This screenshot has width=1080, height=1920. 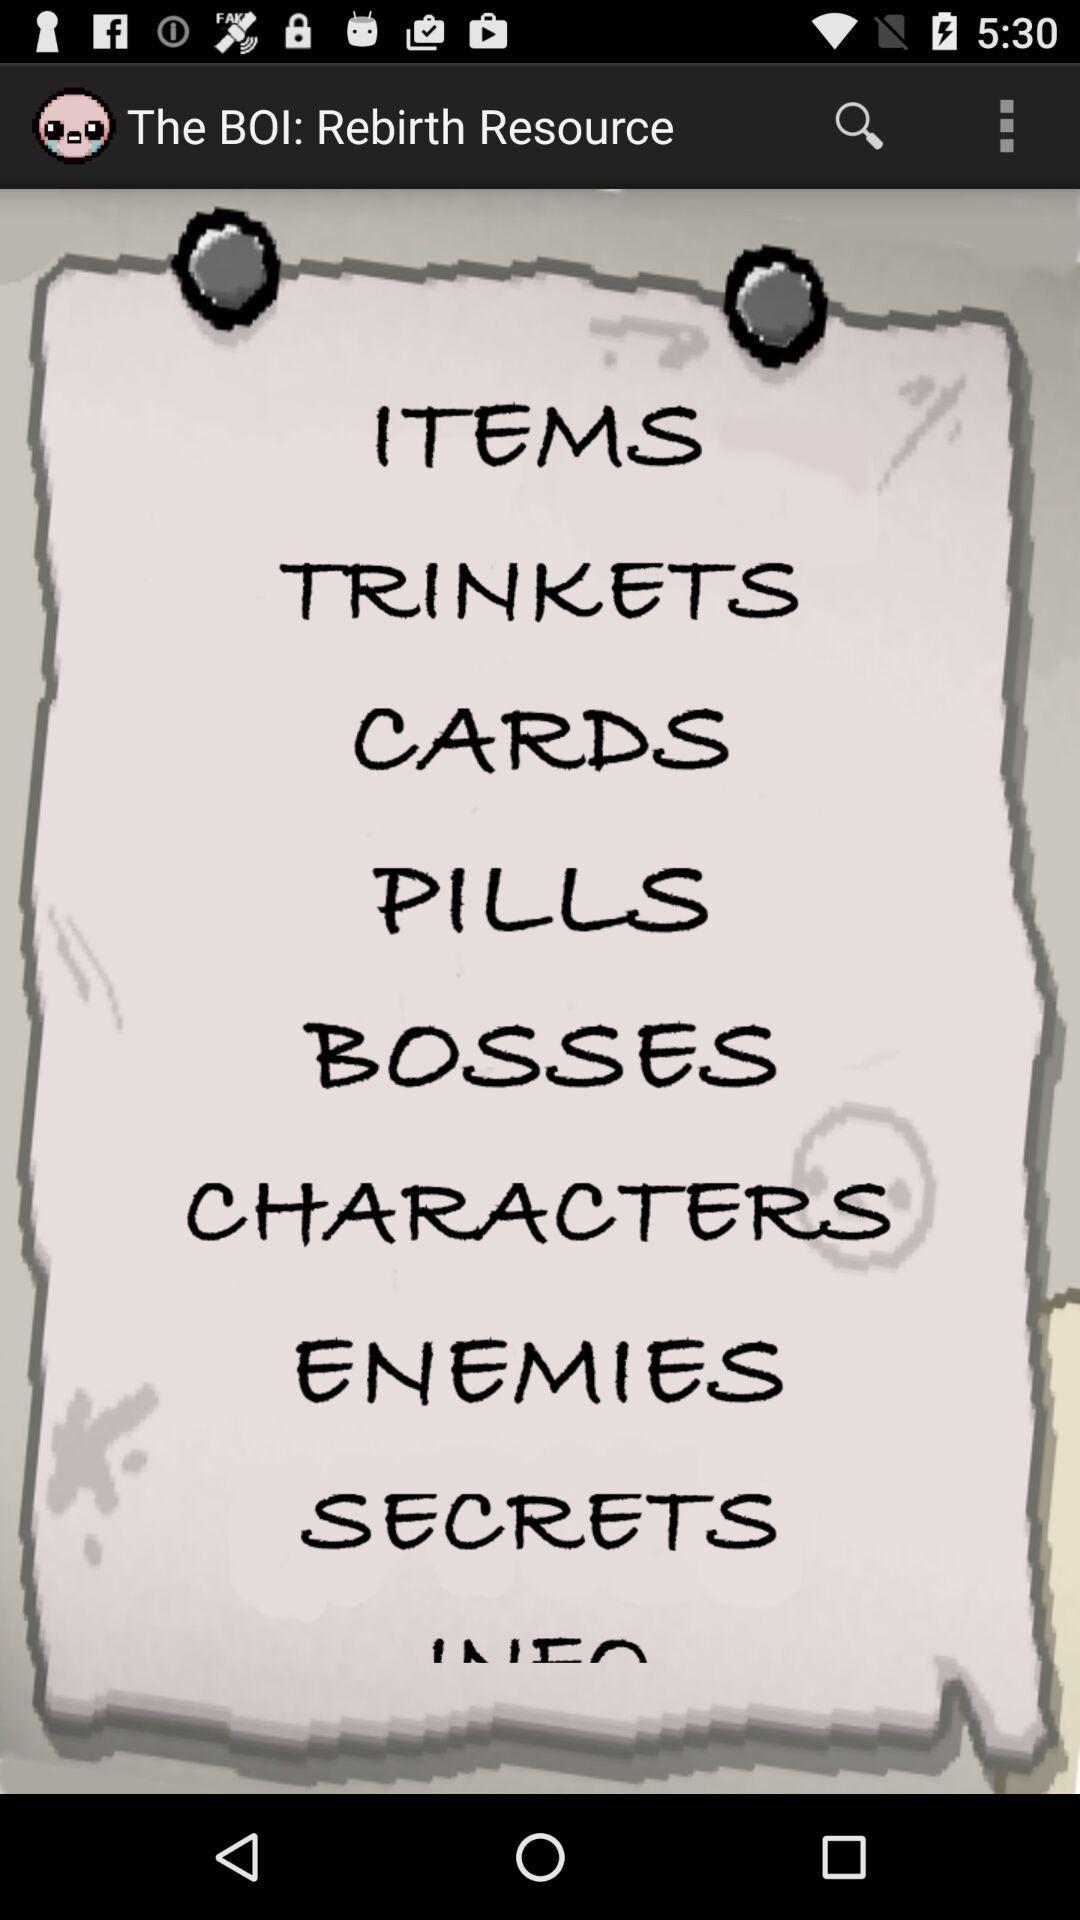 I want to click on enemies button, so click(x=540, y=1369).